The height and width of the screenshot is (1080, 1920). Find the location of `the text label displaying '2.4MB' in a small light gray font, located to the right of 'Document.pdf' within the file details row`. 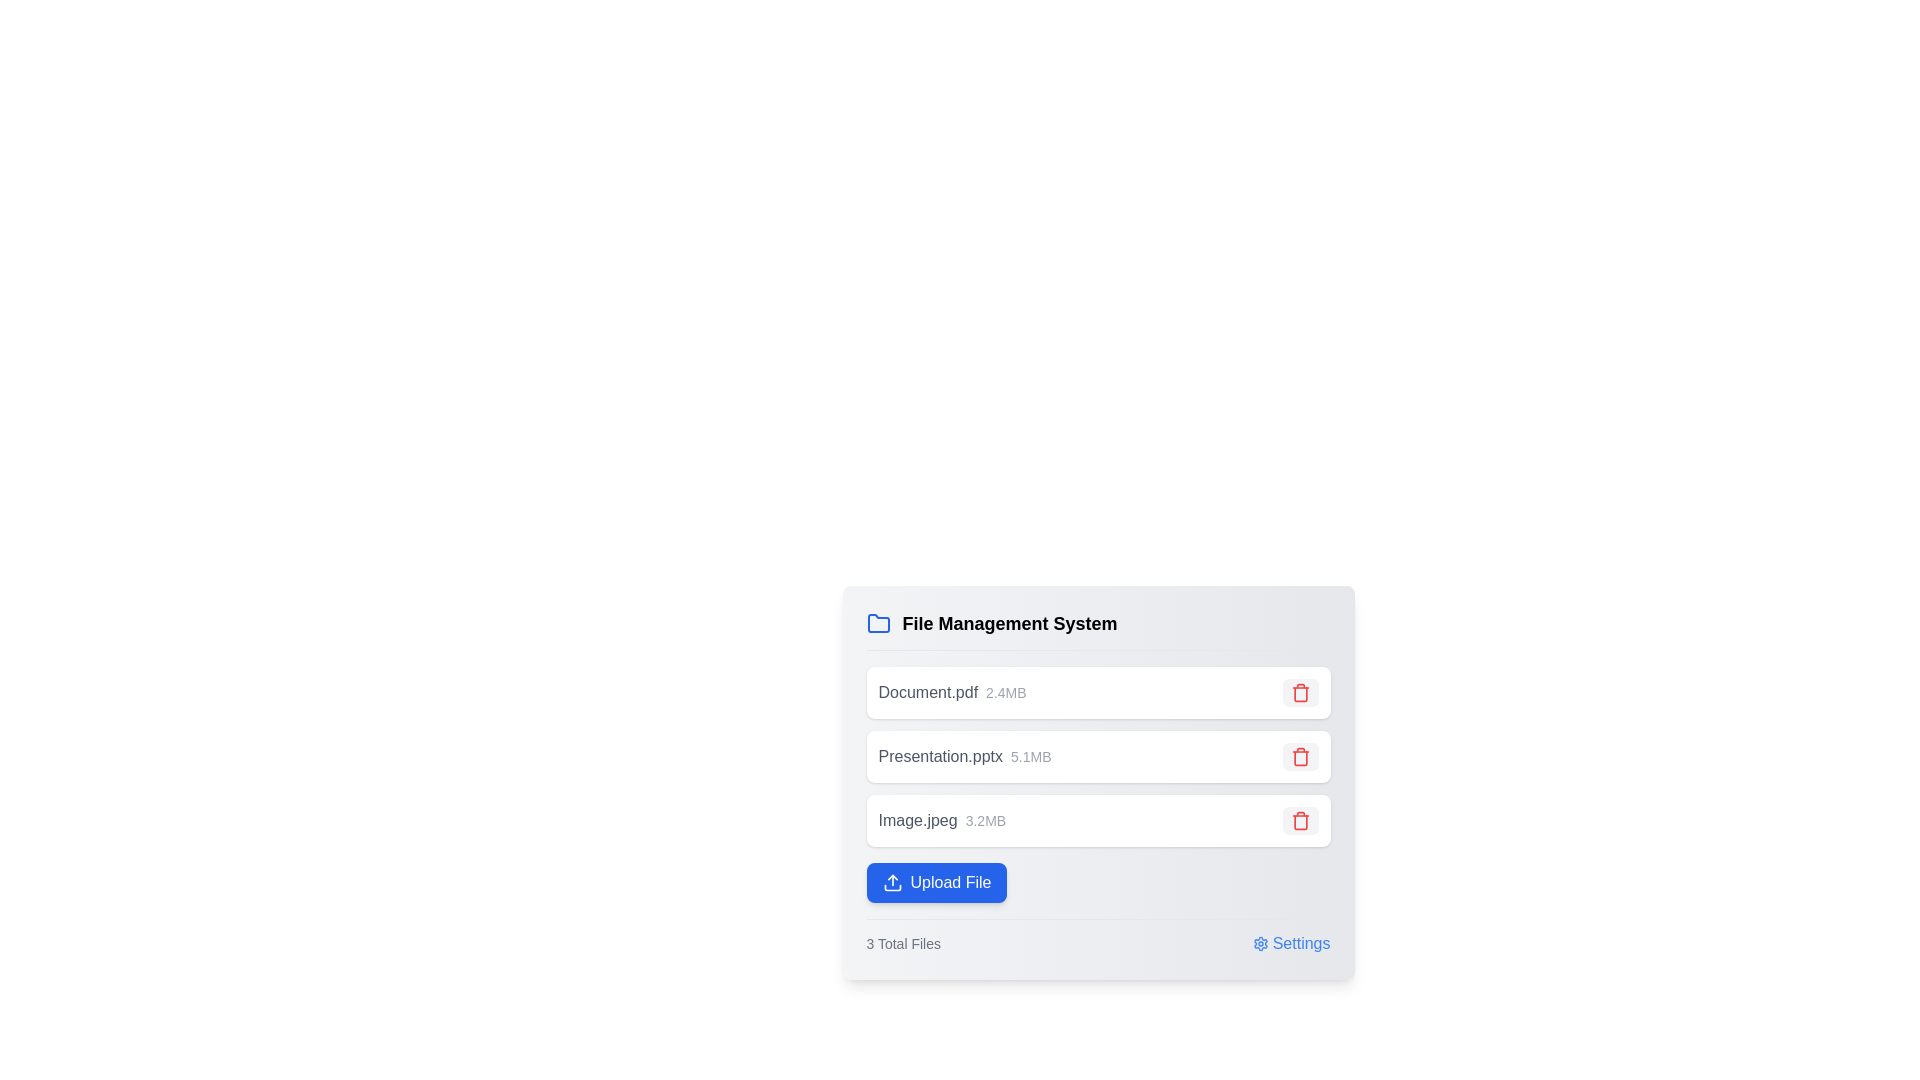

the text label displaying '2.4MB' in a small light gray font, located to the right of 'Document.pdf' within the file details row is located at coordinates (1006, 692).